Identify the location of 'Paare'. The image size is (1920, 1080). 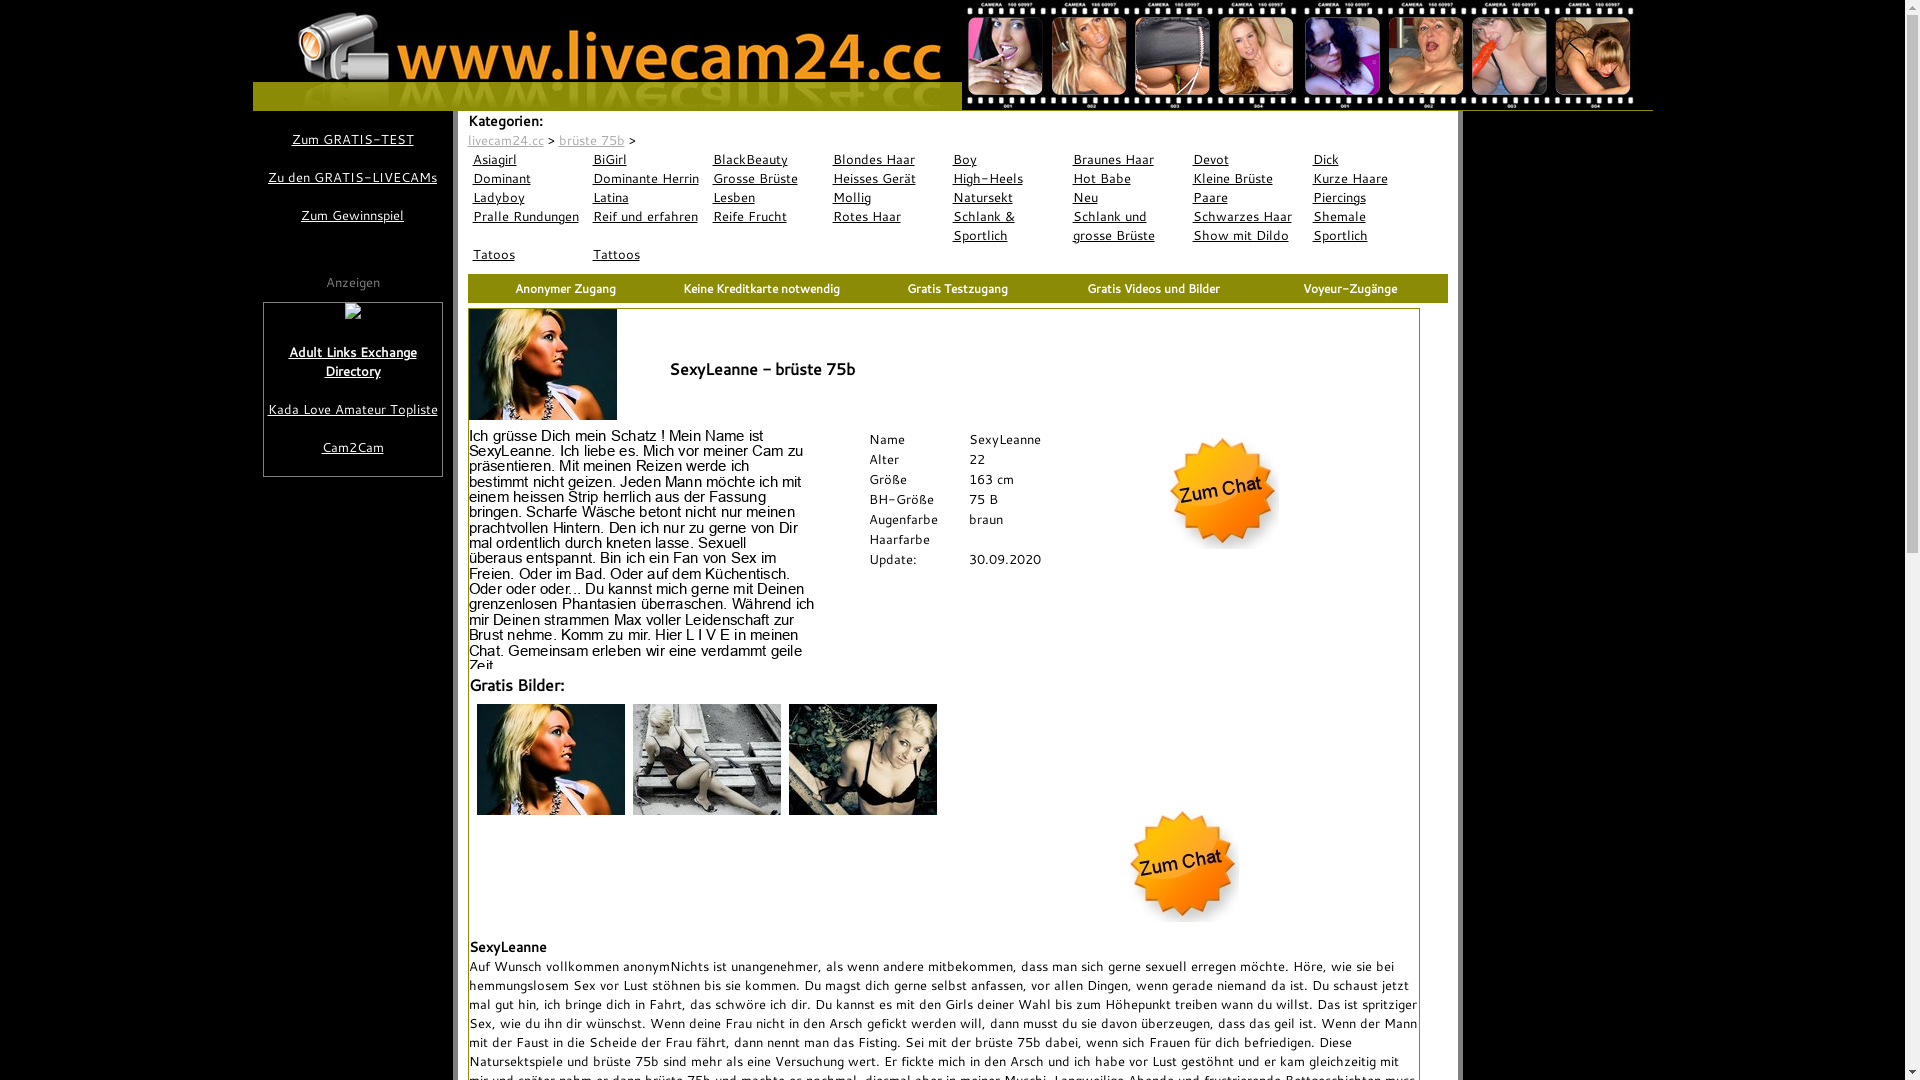
(1247, 197).